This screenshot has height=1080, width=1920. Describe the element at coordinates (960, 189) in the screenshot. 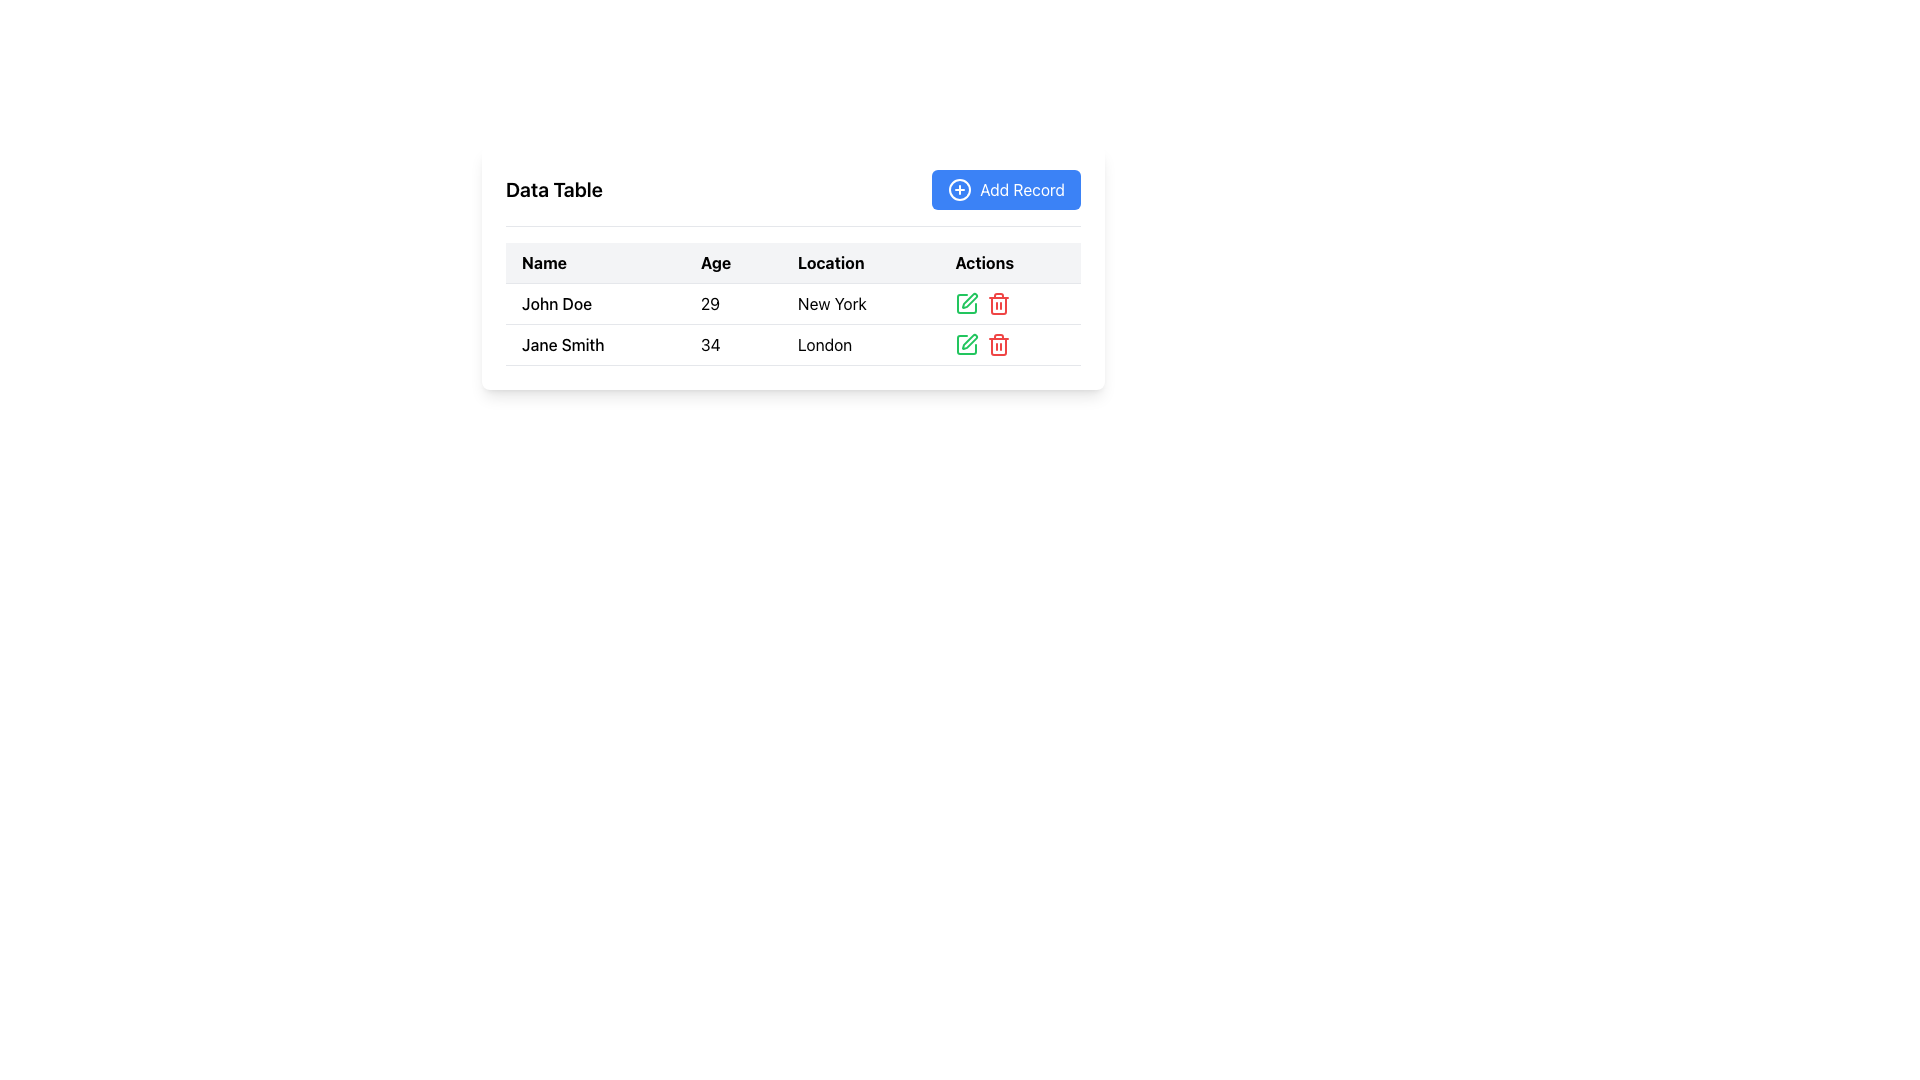

I see `the add record icon located to the left of the 'Add Record' button` at that location.